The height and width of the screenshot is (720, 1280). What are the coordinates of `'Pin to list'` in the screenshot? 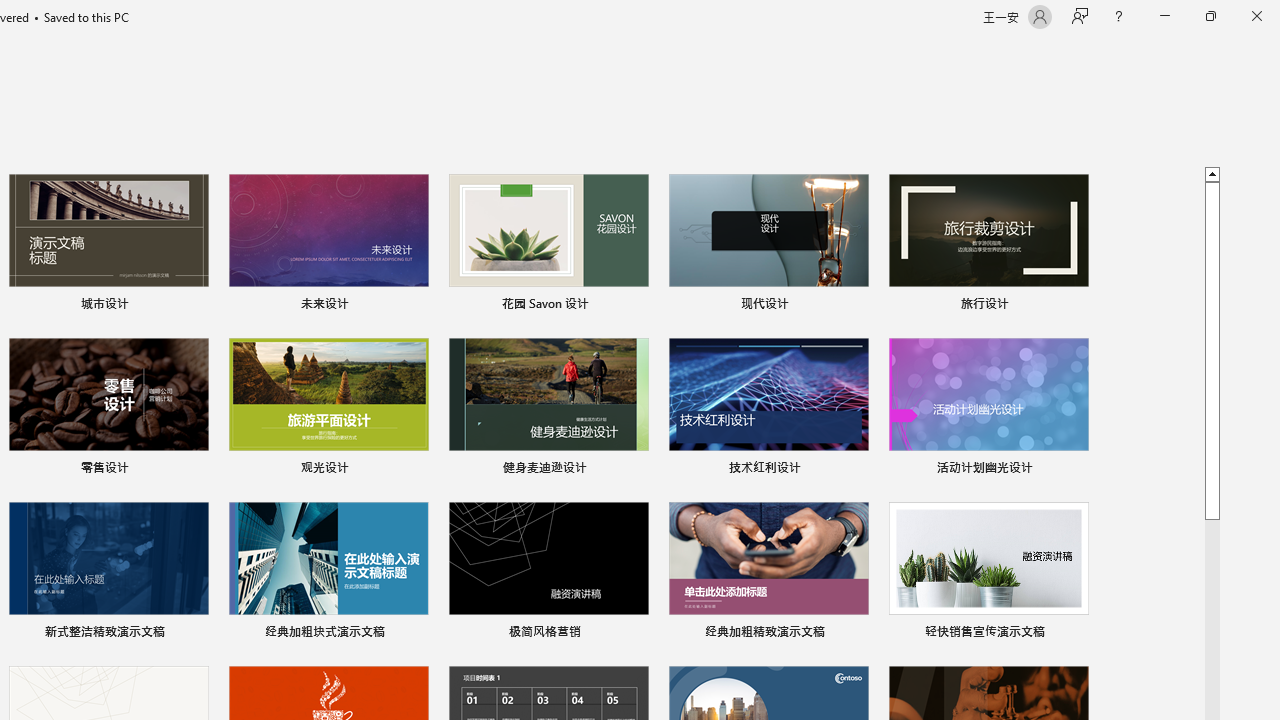 It's located at (1074, 633).